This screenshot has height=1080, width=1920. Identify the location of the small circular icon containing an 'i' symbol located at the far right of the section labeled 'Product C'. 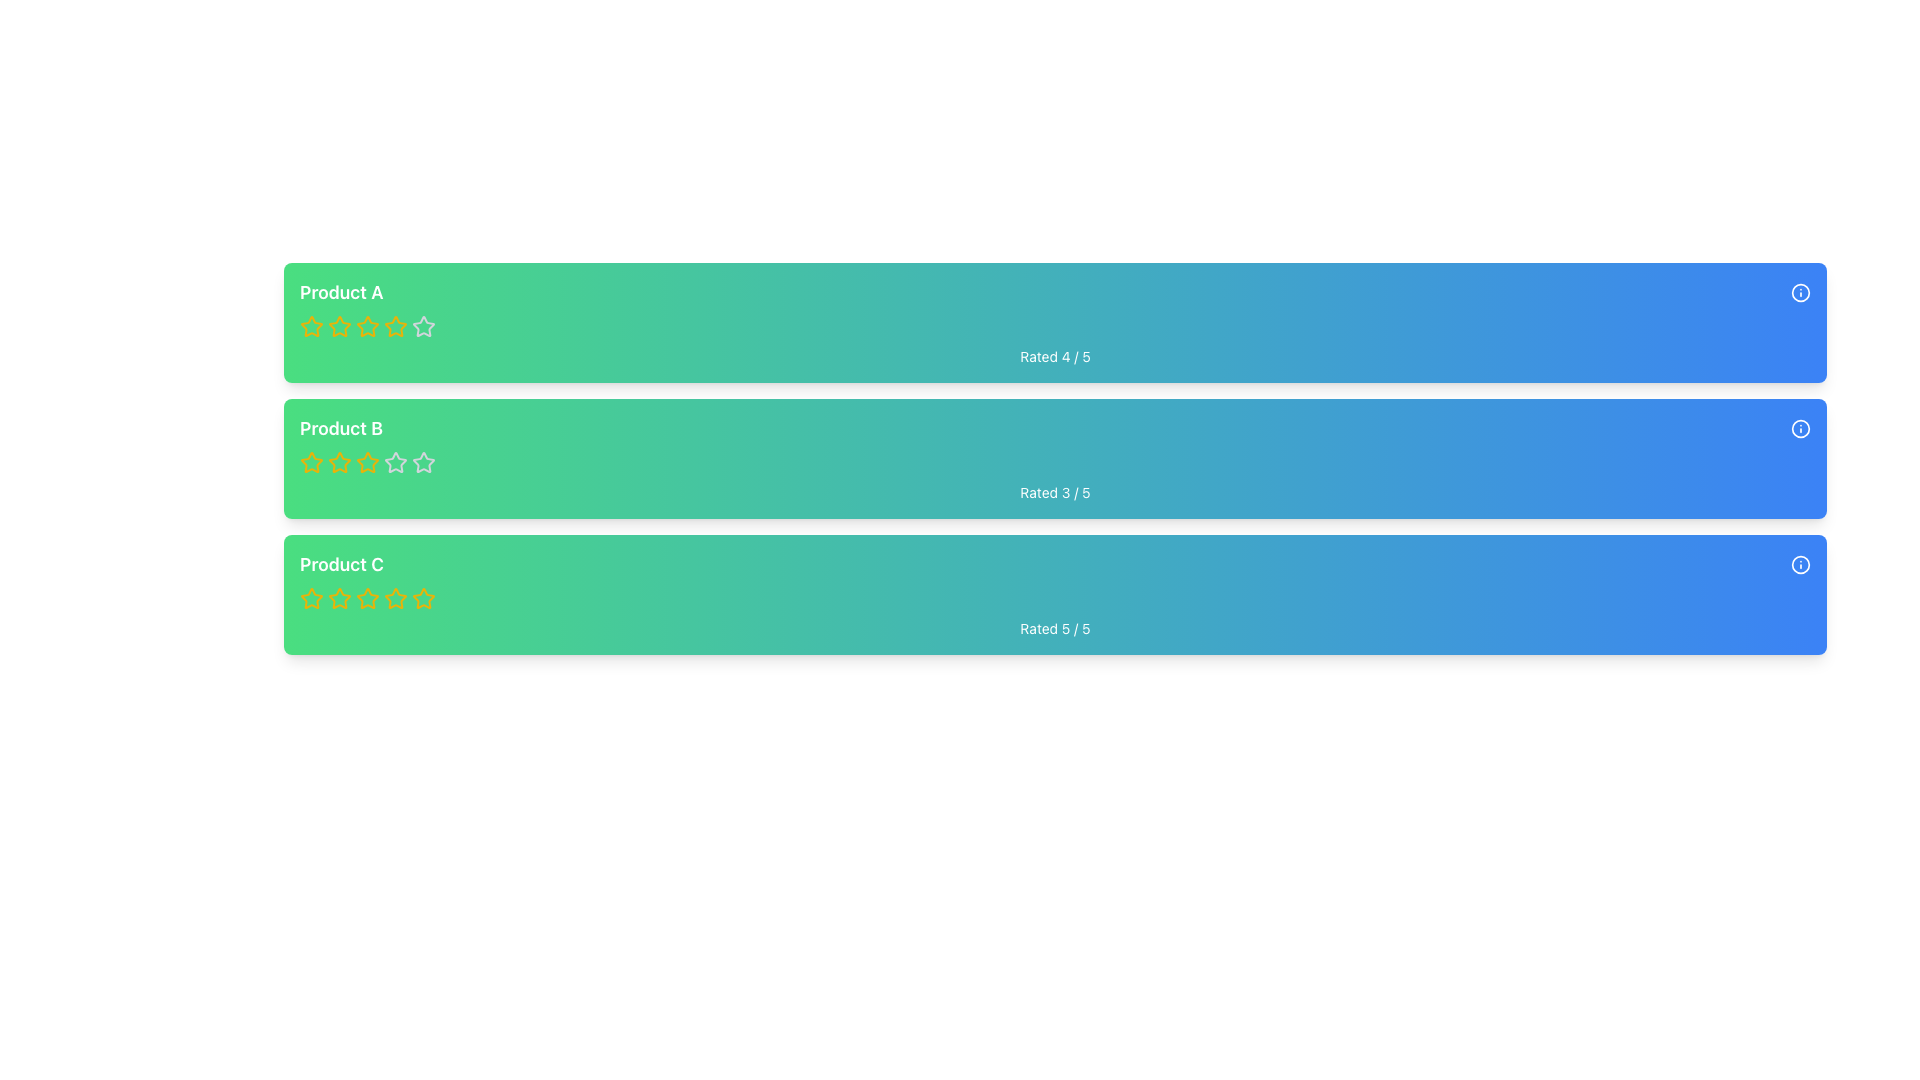
(1800, 564).